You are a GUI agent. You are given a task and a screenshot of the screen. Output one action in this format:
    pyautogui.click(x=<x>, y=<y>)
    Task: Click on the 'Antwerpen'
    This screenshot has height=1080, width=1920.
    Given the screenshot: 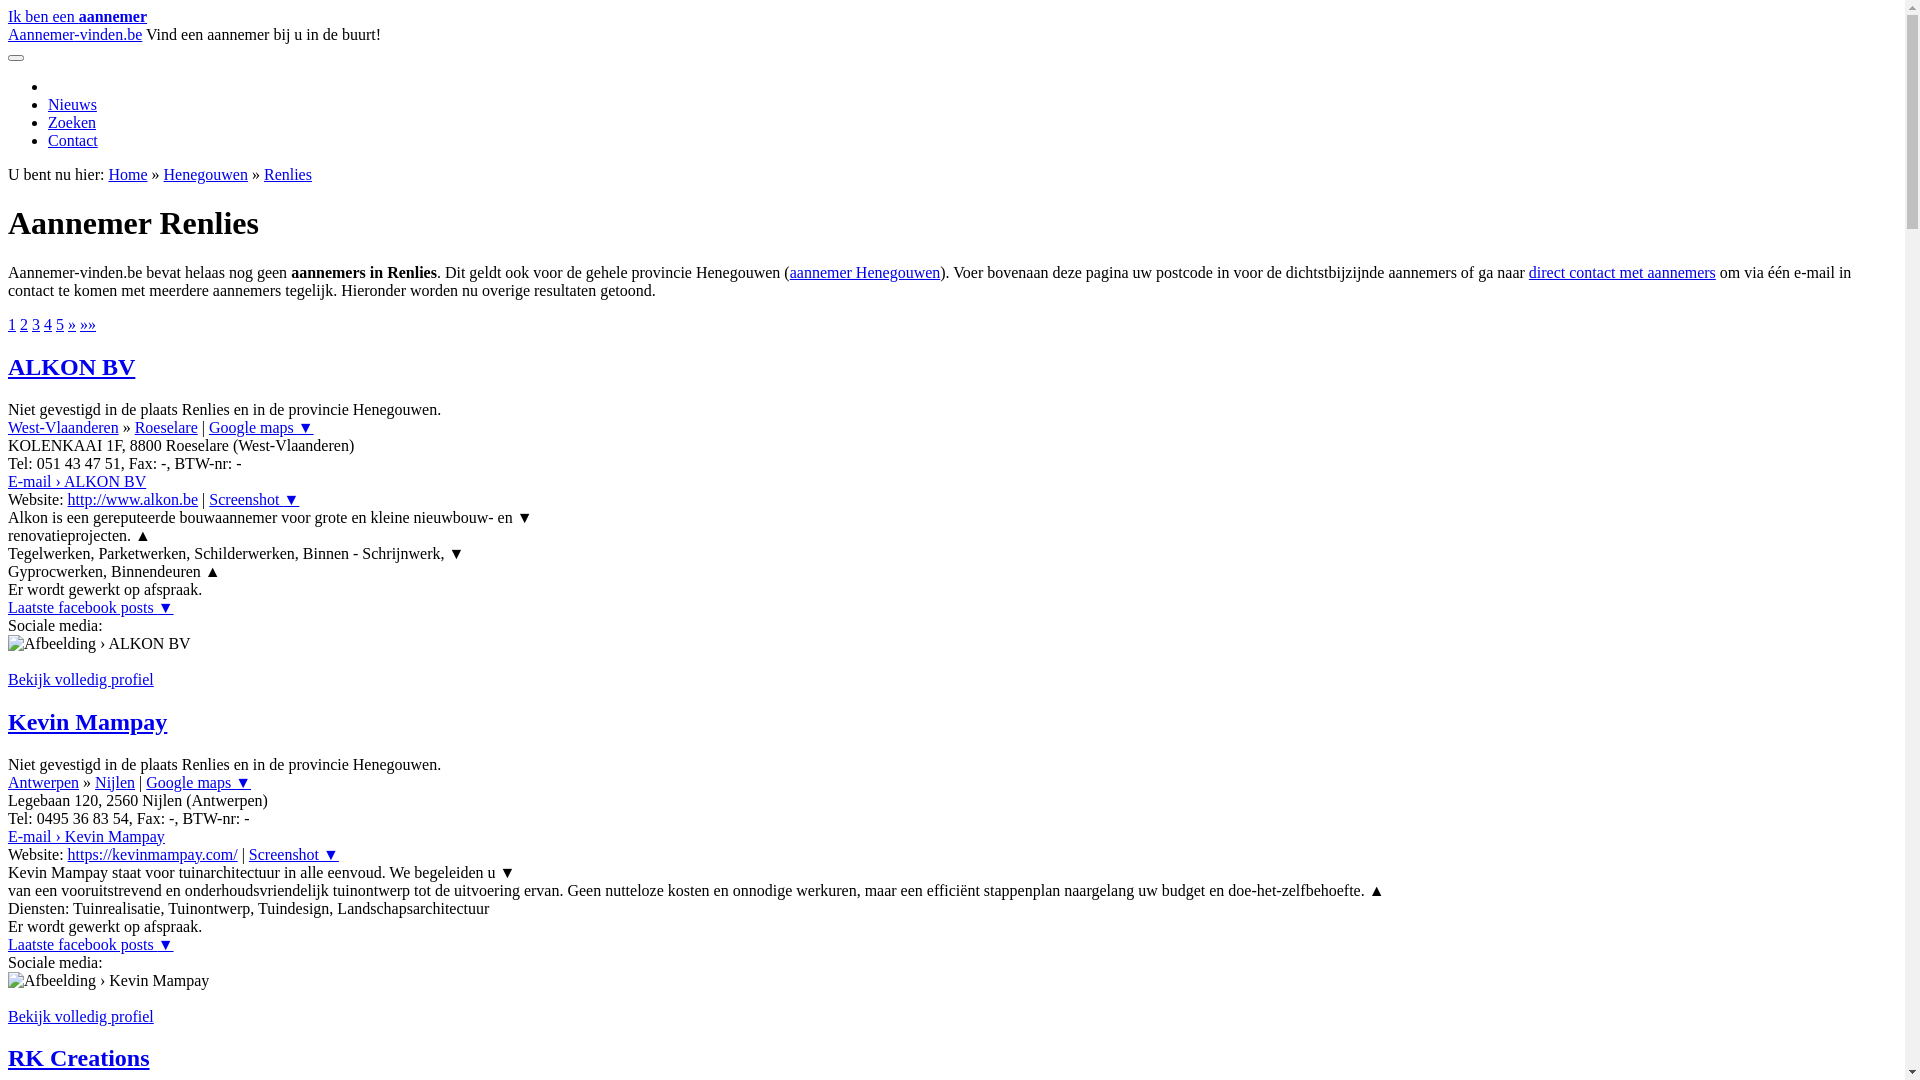 What is the action you would take?
    pyautogui.click(x=43, y=781)
    